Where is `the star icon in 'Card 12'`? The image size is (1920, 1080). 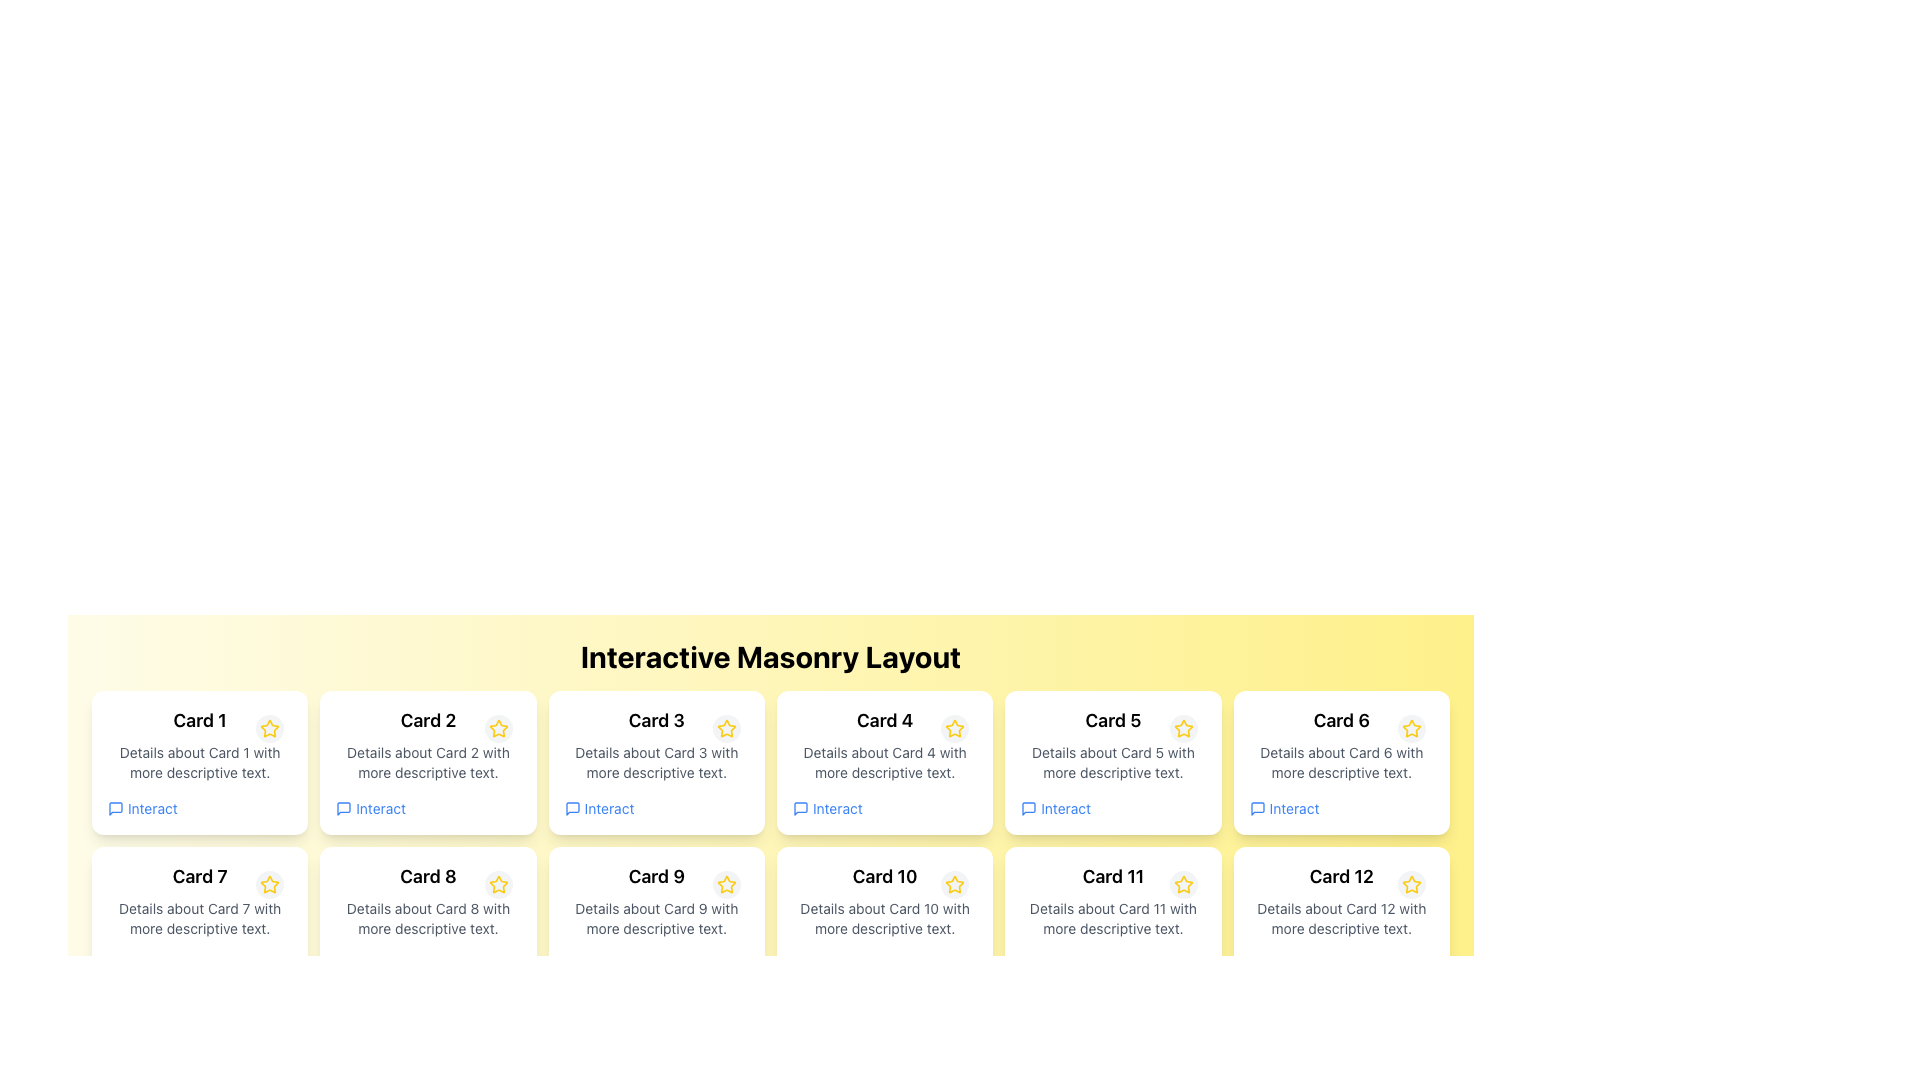 the star icon in 'Card 12' is located at coordinates (1341, 918).